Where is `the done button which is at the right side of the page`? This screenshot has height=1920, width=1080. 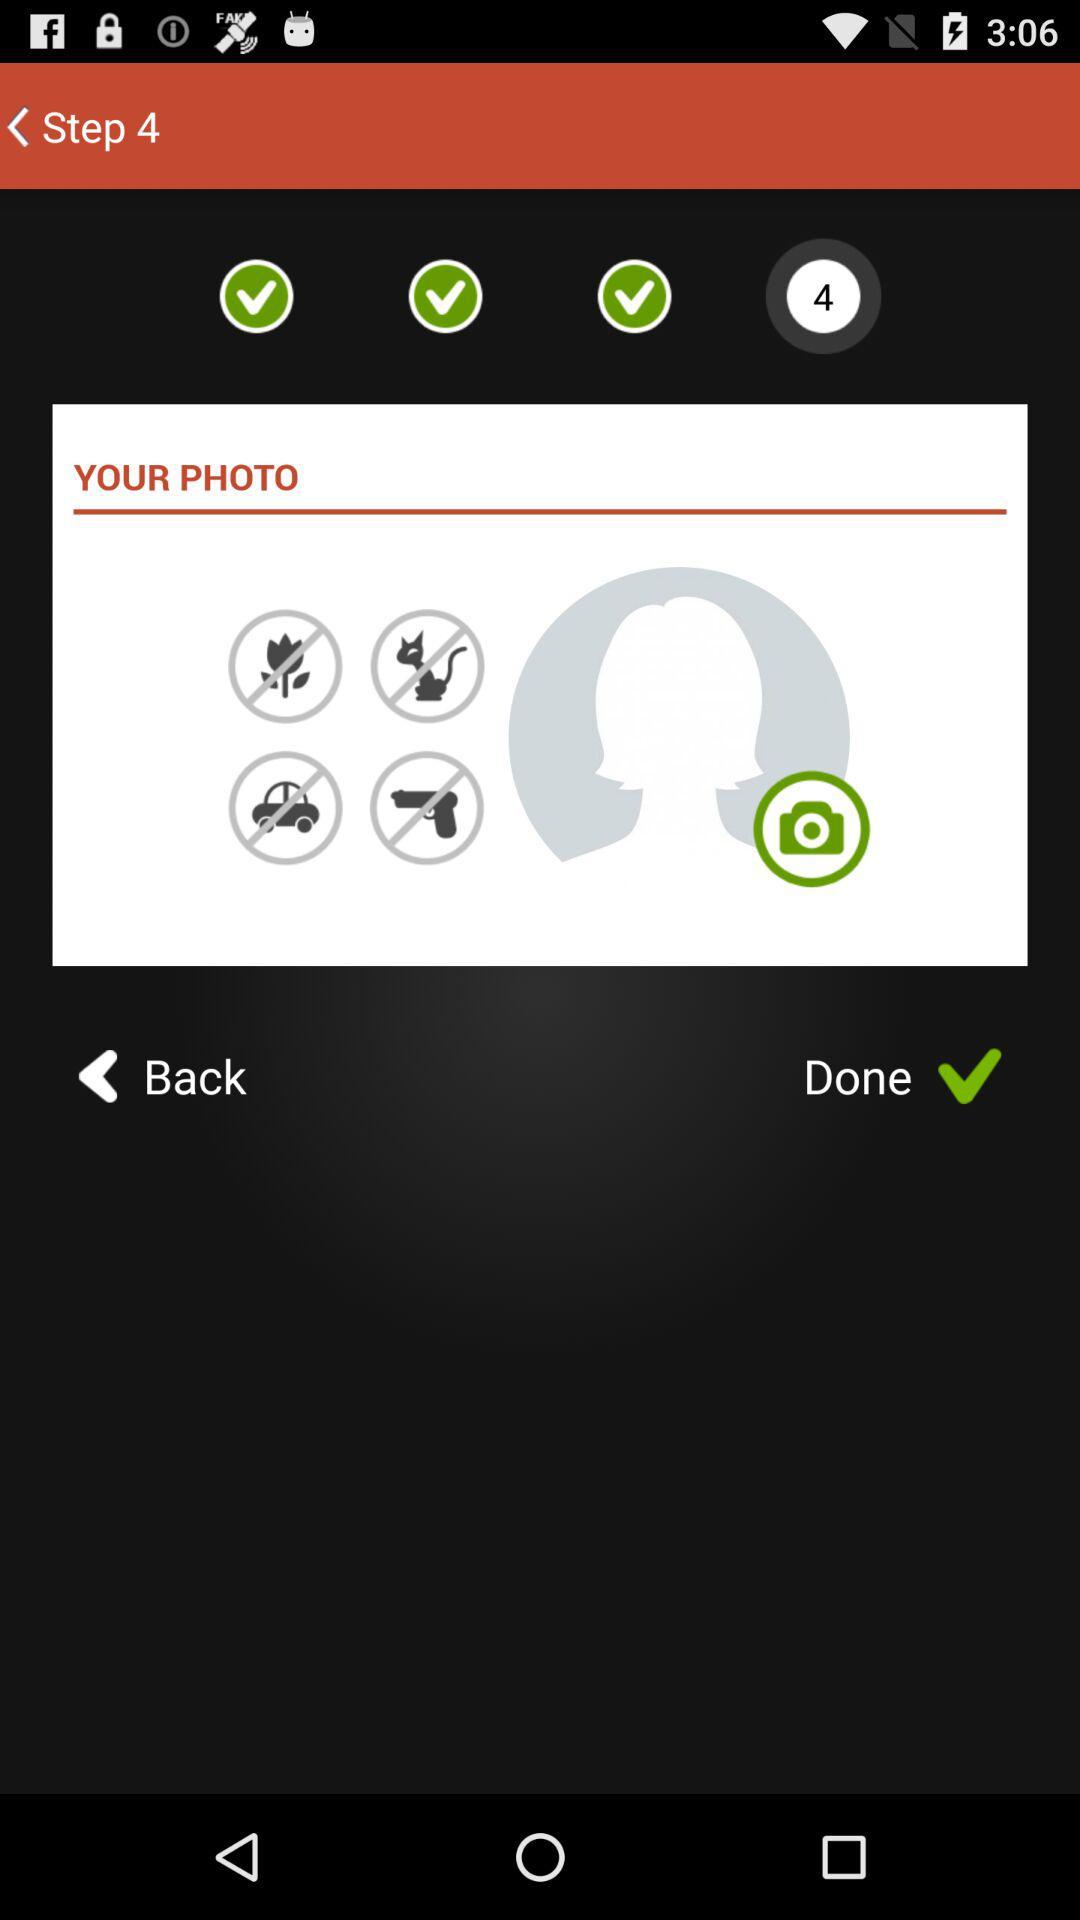
the done button which is at the right side of the page is located at coordinates (902, 1074).